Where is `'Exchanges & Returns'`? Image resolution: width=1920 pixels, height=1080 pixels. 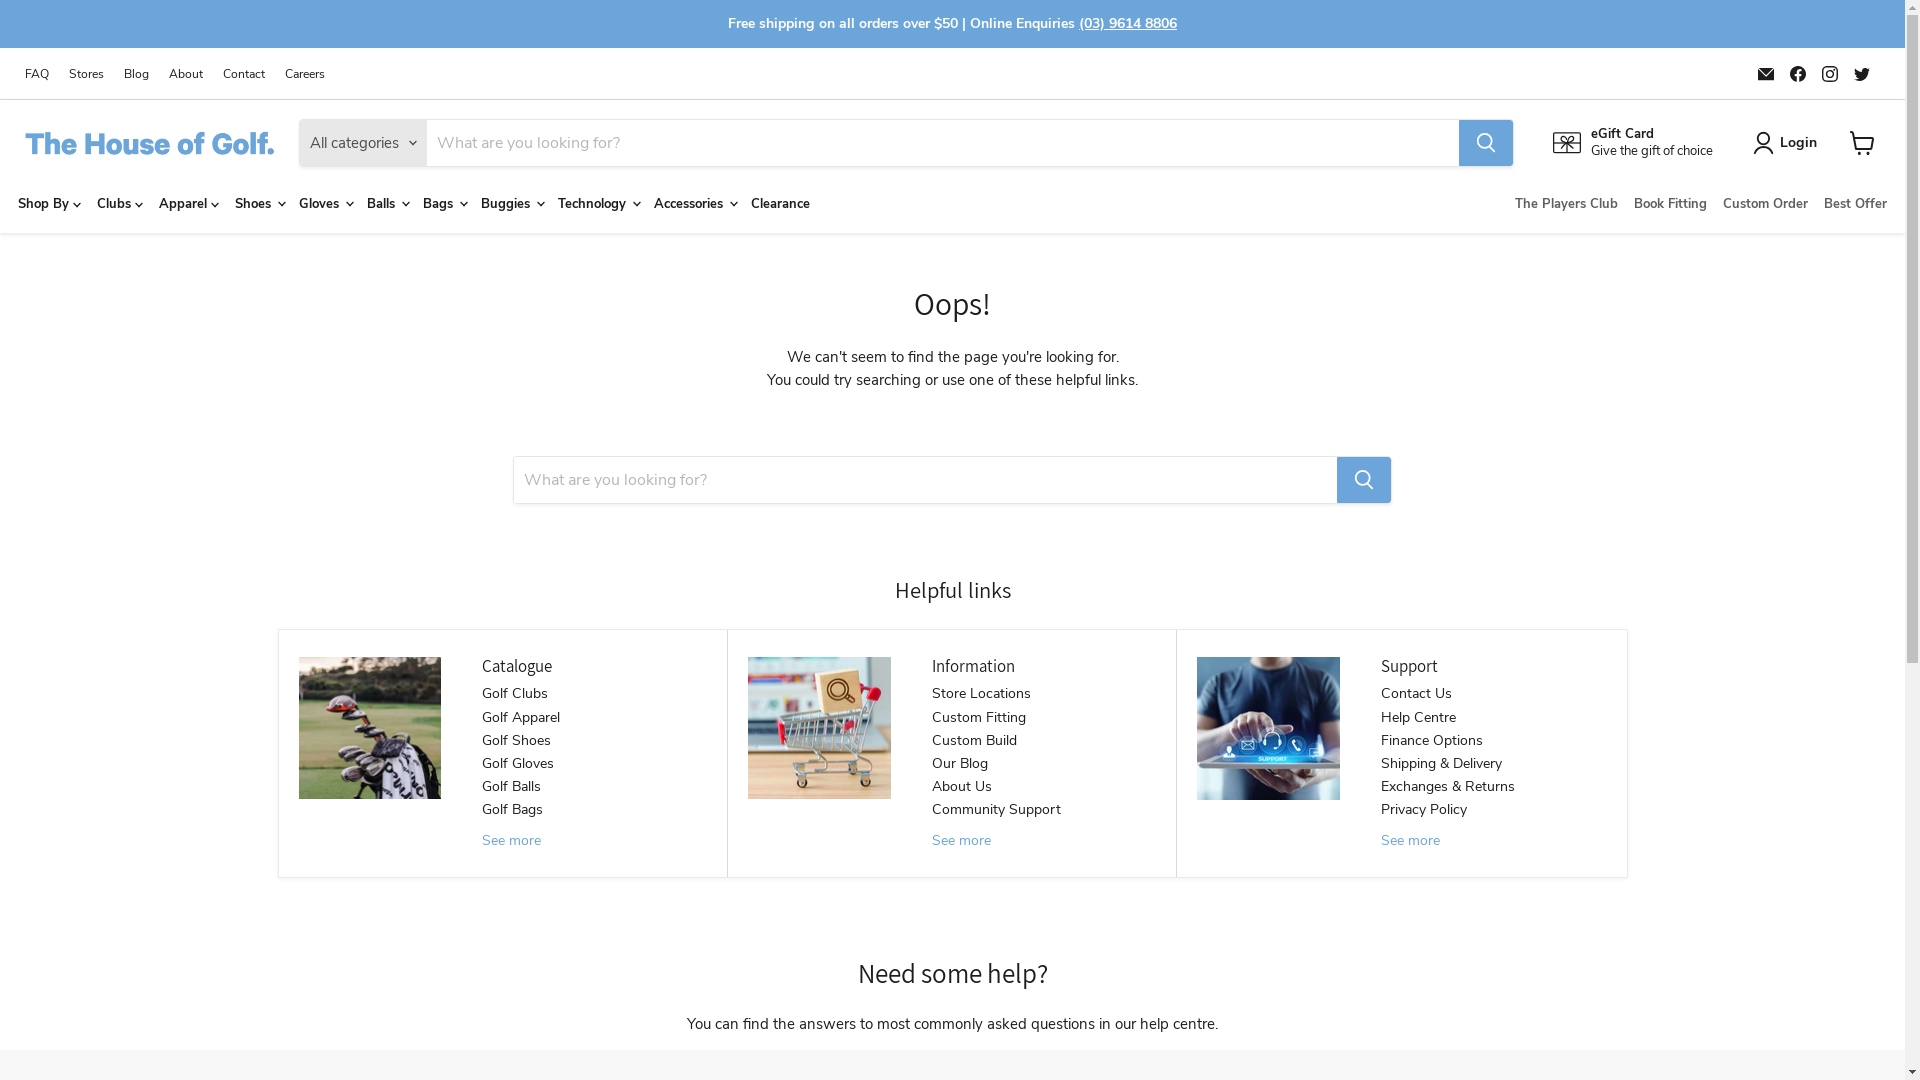 'Exchanges & Returns' is located at coordinates (1448, 785).